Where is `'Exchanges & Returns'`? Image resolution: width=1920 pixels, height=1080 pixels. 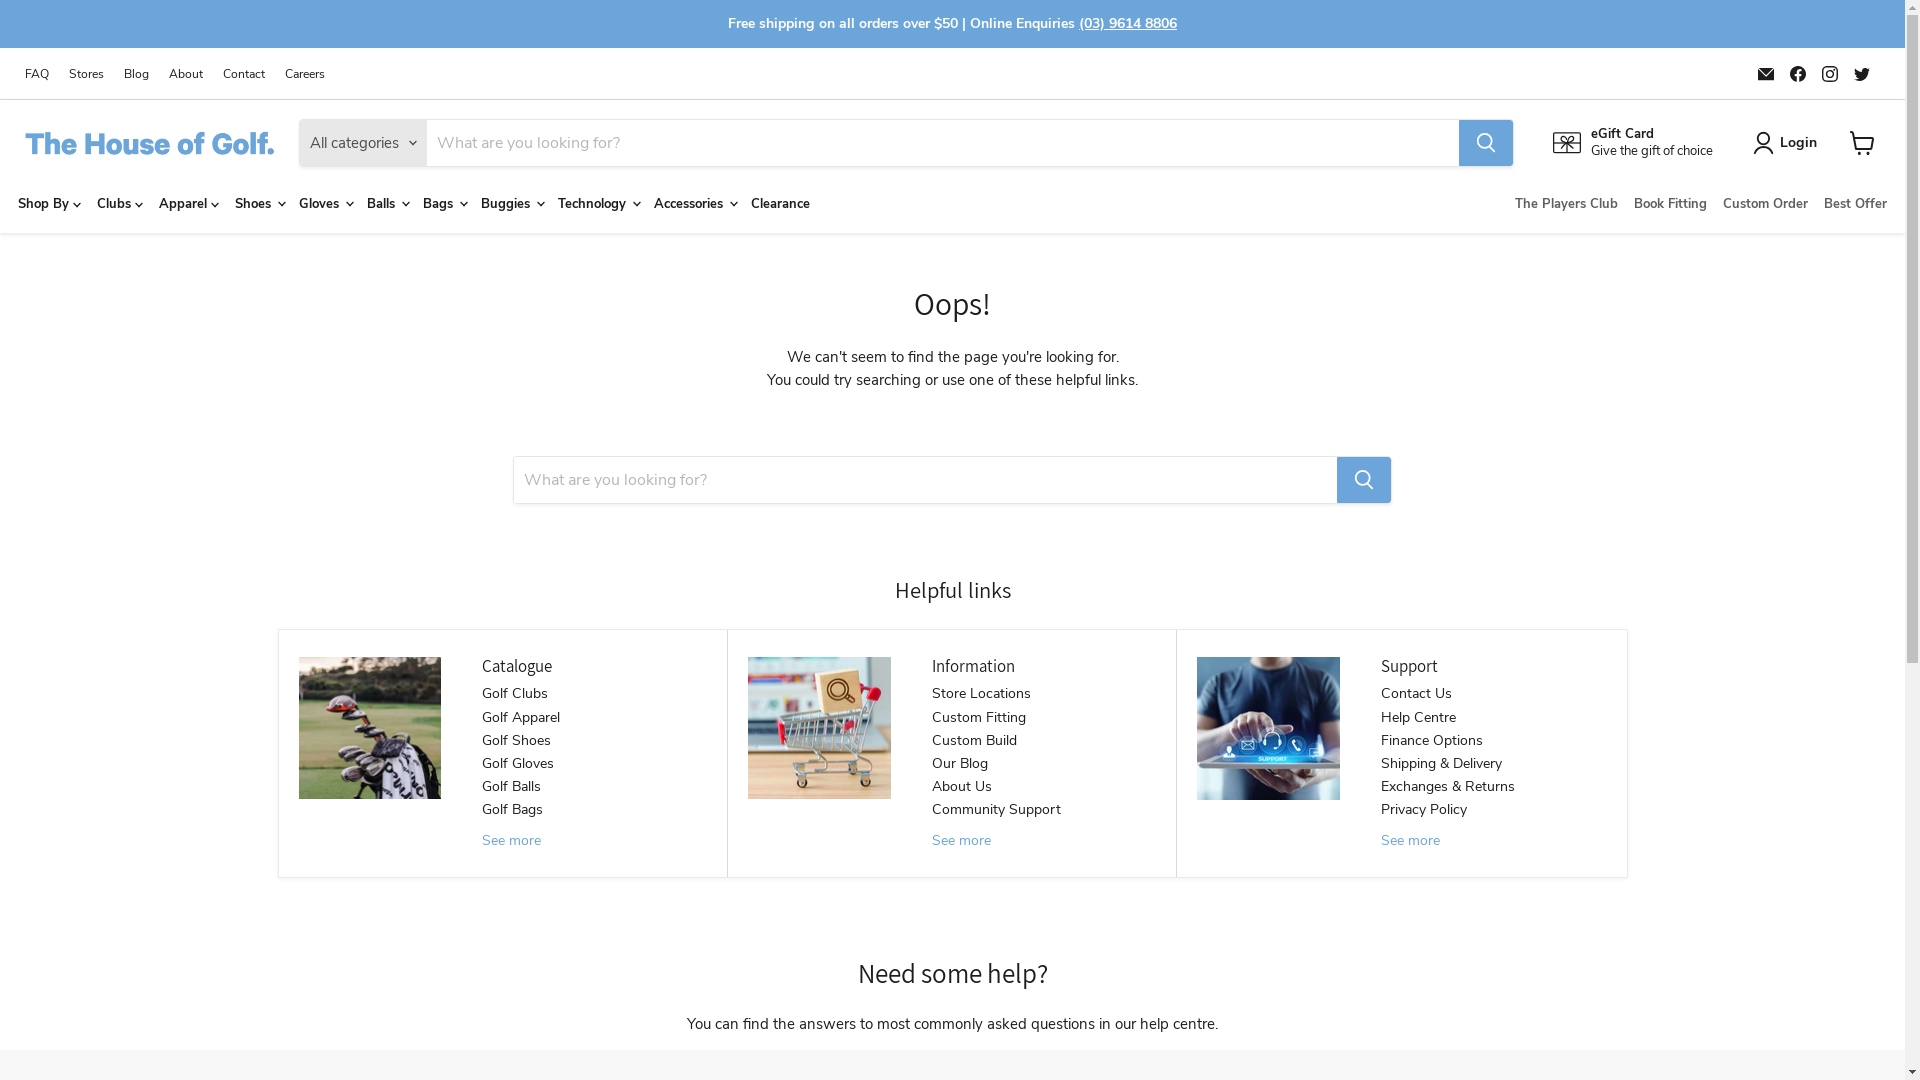 'Exchanges & Returns' is located at coordinates (1448, 785).